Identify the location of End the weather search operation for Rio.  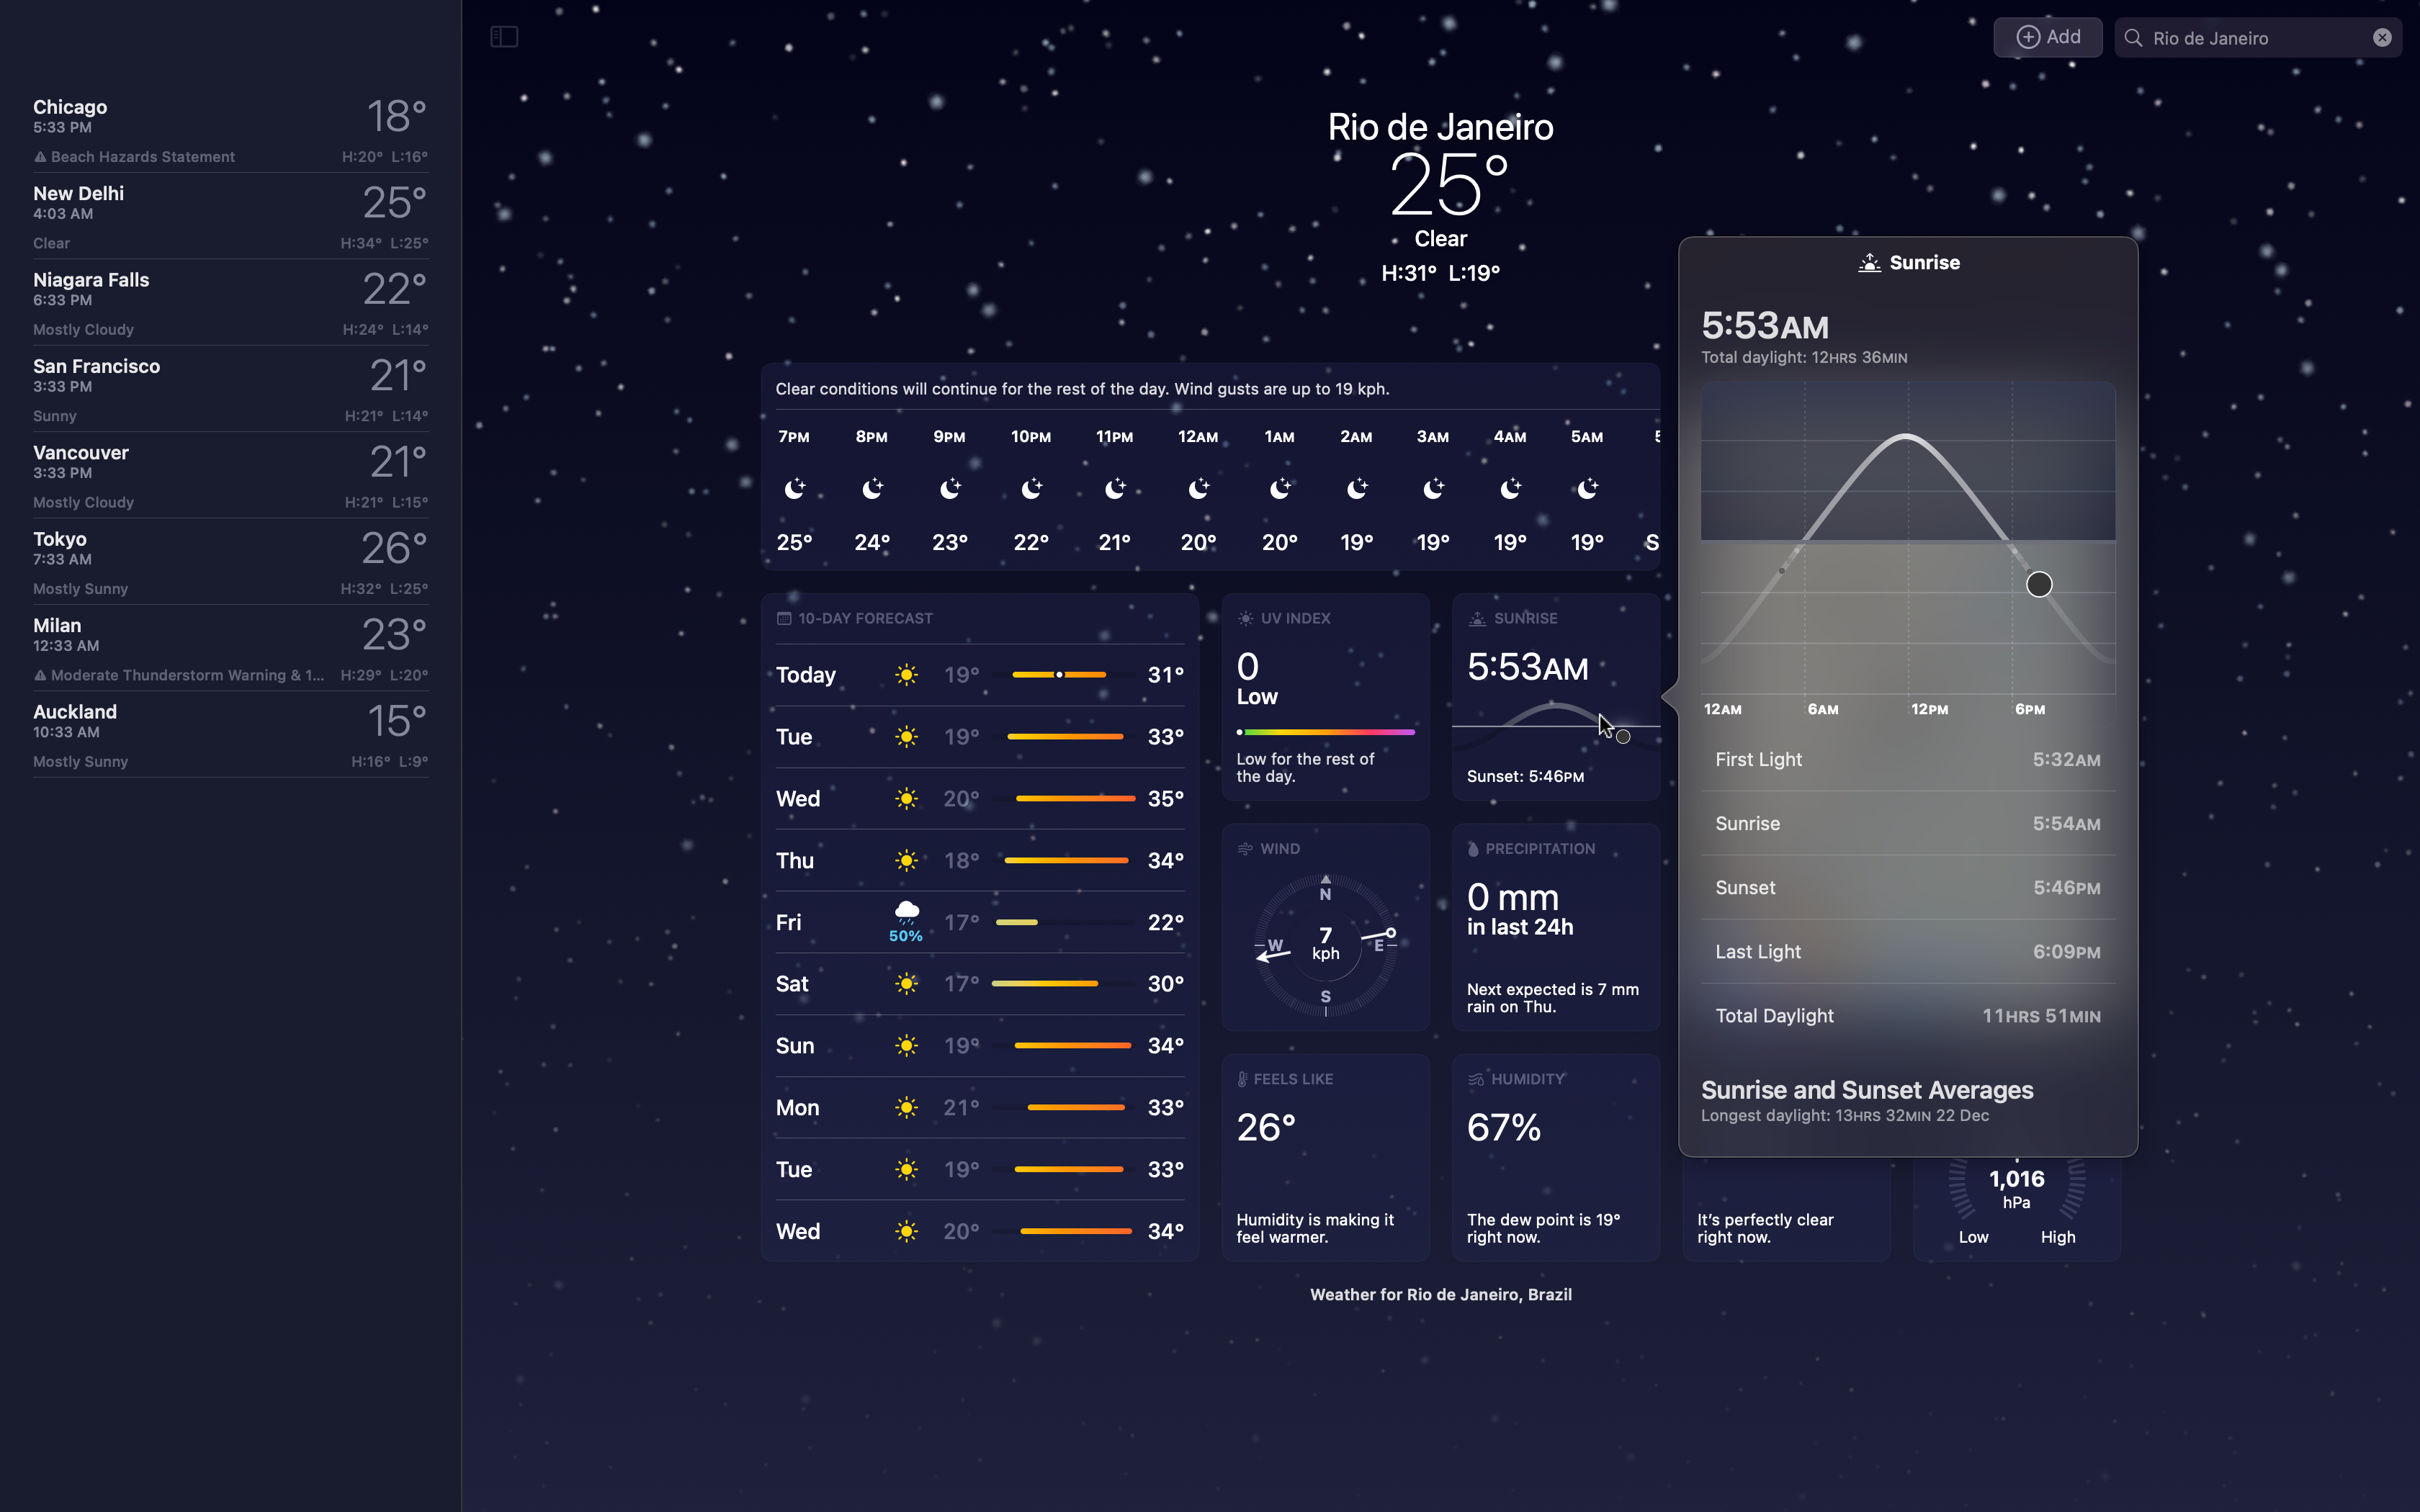
(2381, 37).